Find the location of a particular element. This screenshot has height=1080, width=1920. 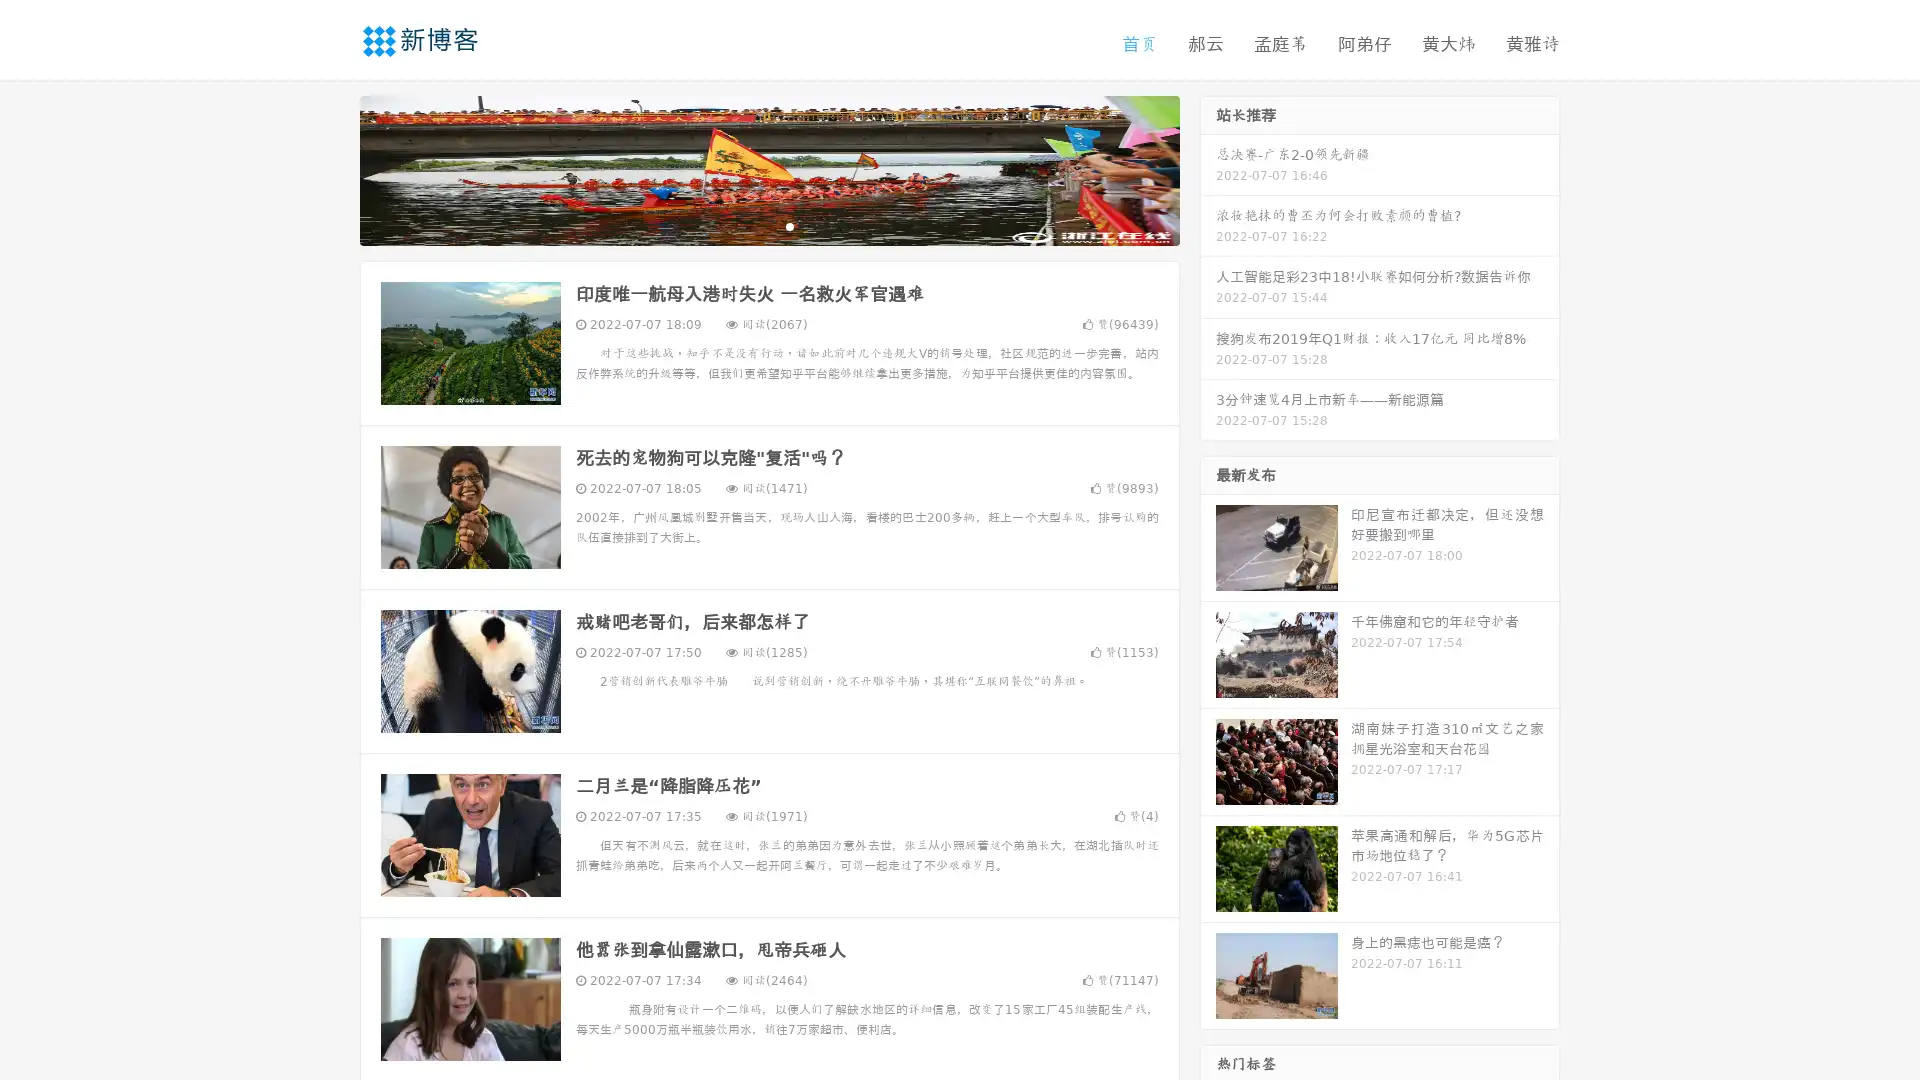

Go to slide 3 is located at coordinates (789, 225).